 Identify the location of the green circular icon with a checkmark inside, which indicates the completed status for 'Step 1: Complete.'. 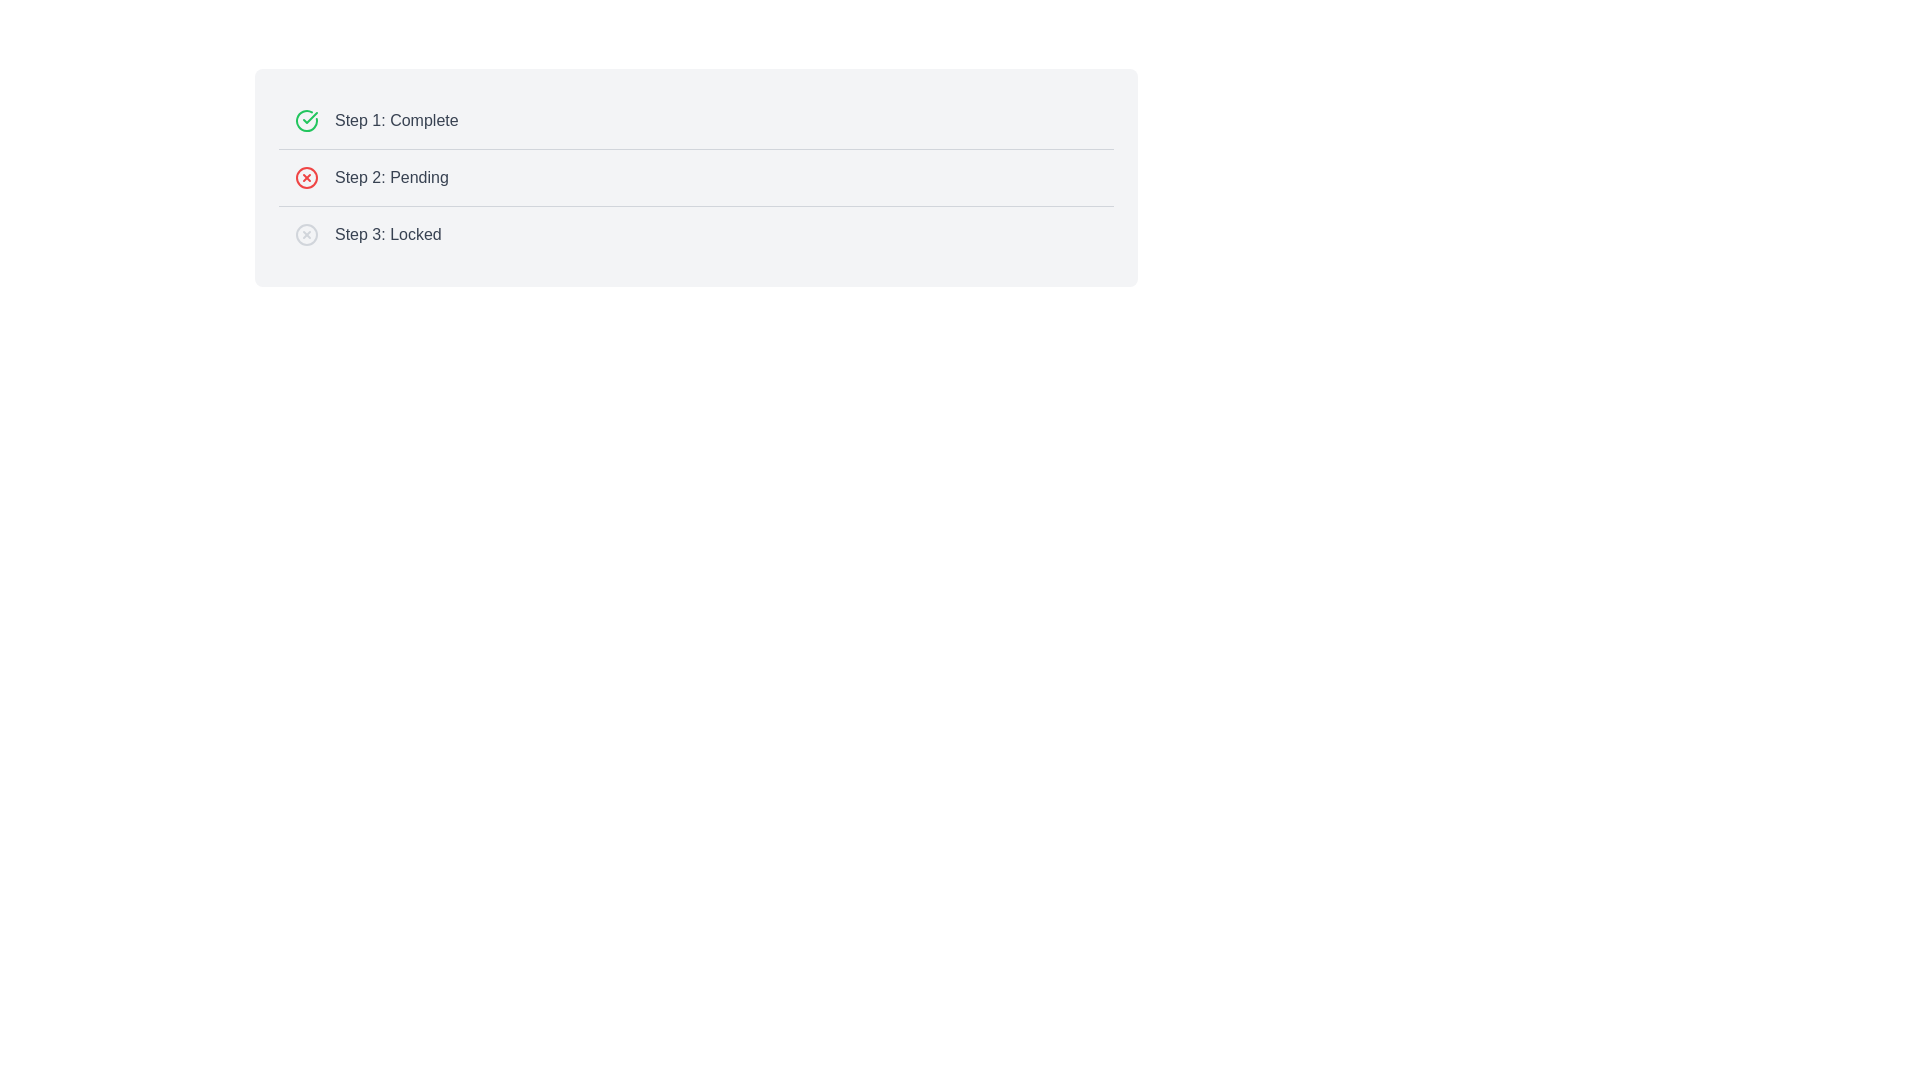
(306, 120).